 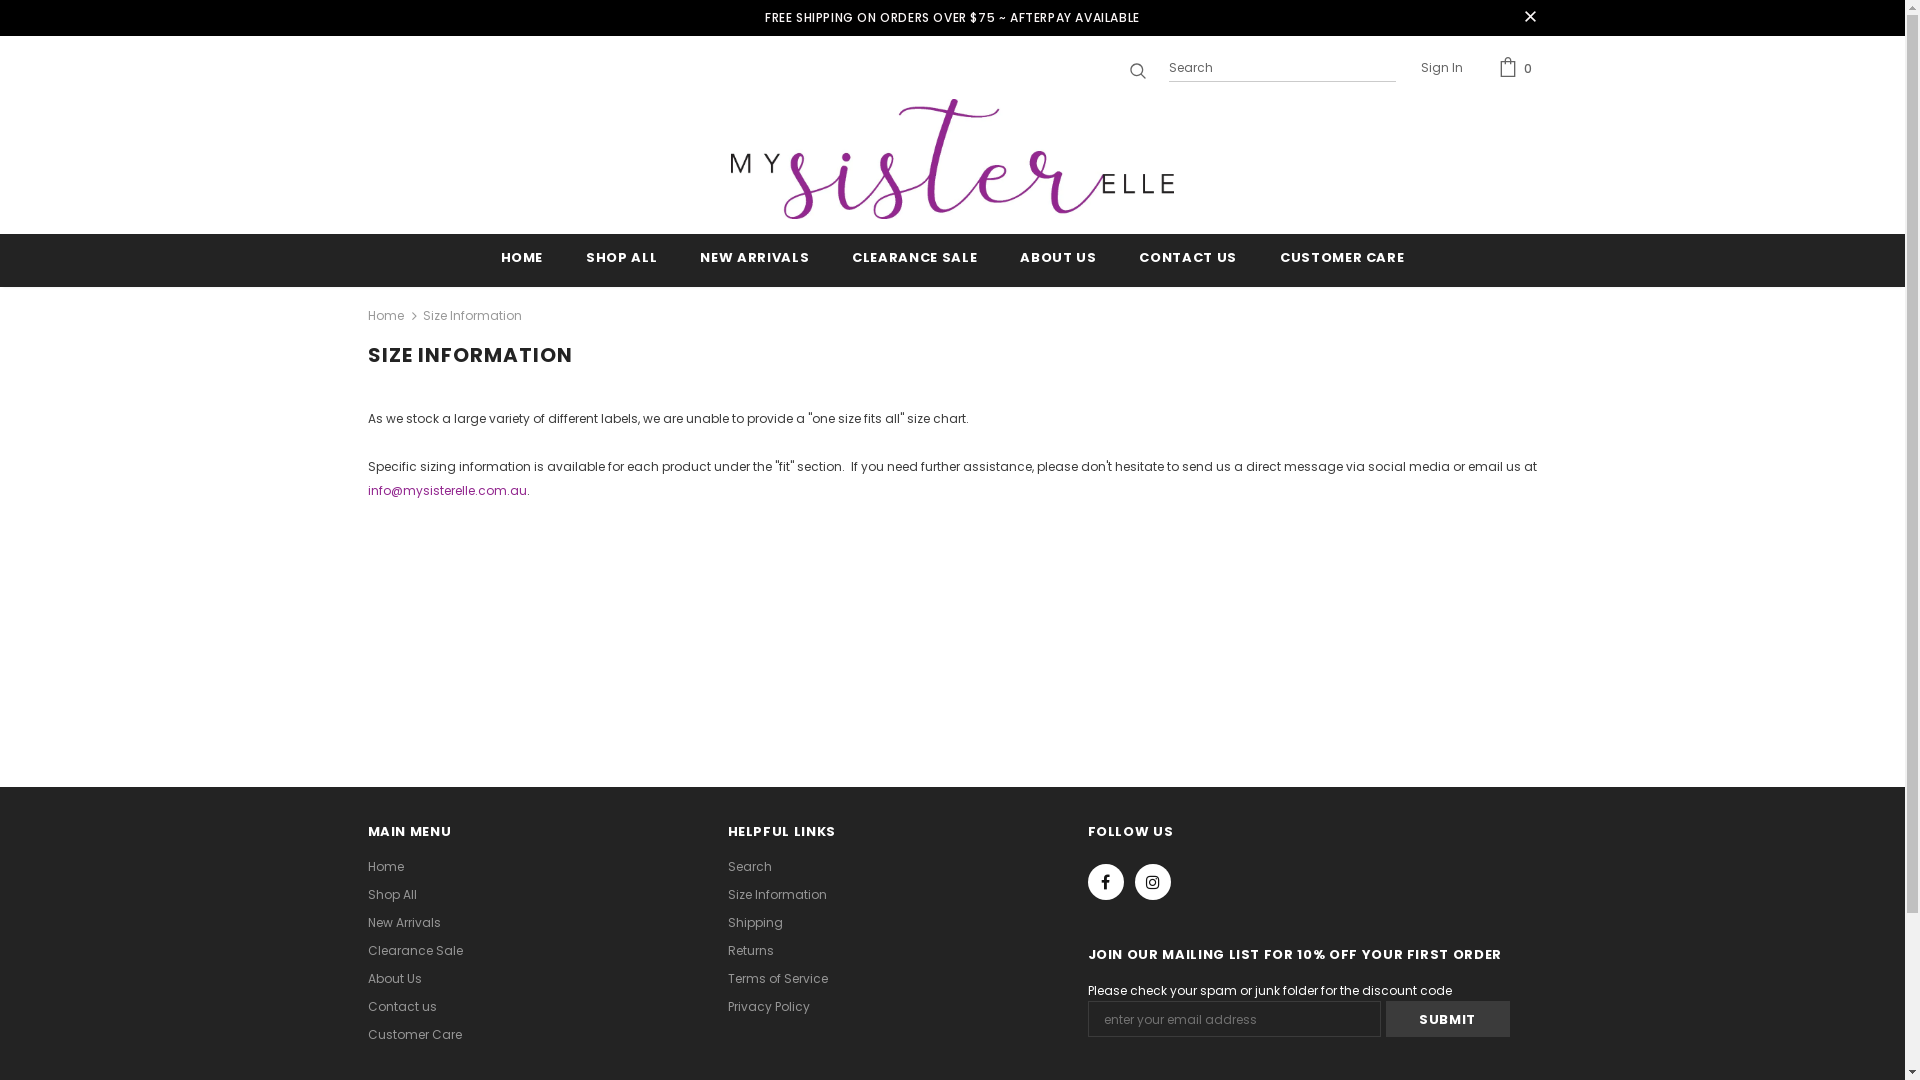 I want to click on 'Customer Care', so click(x=413, y=1034).